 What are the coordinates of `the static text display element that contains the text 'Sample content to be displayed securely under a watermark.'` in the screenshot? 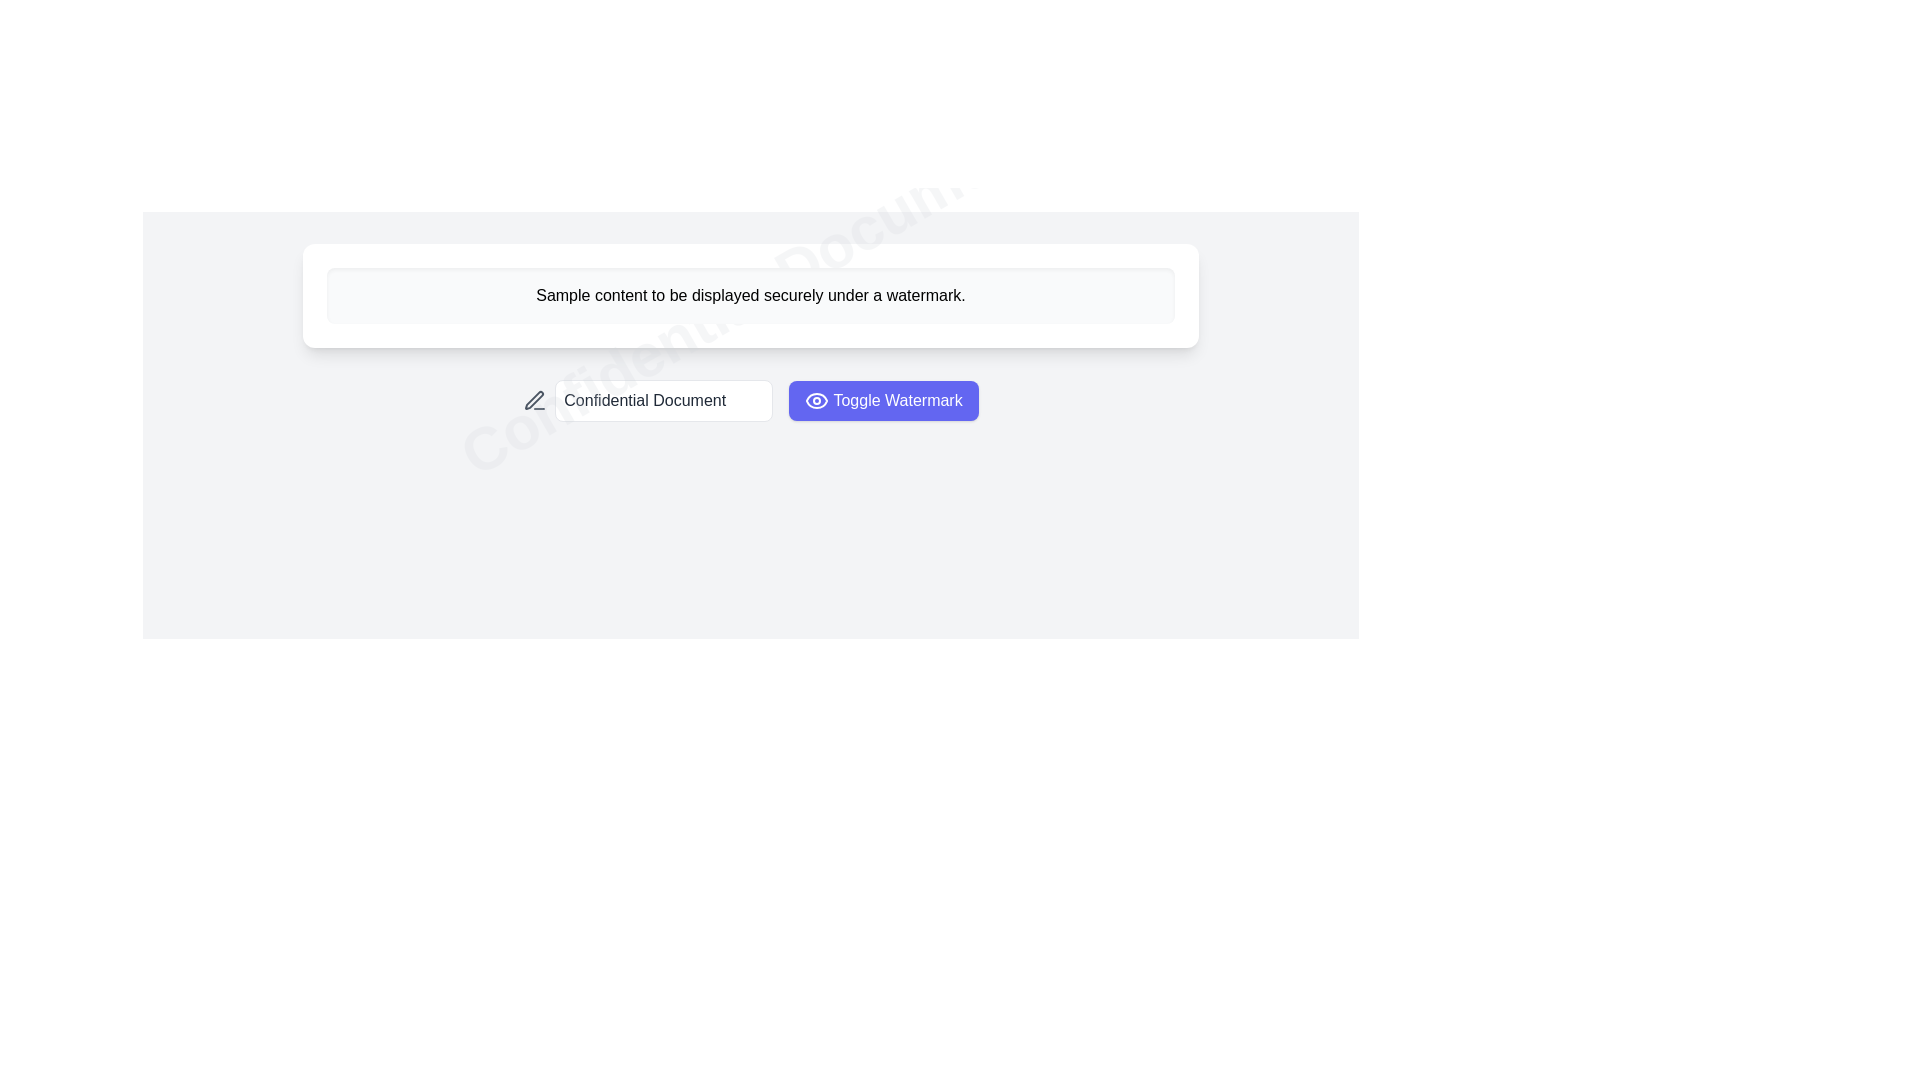 It's located at (749, 296).